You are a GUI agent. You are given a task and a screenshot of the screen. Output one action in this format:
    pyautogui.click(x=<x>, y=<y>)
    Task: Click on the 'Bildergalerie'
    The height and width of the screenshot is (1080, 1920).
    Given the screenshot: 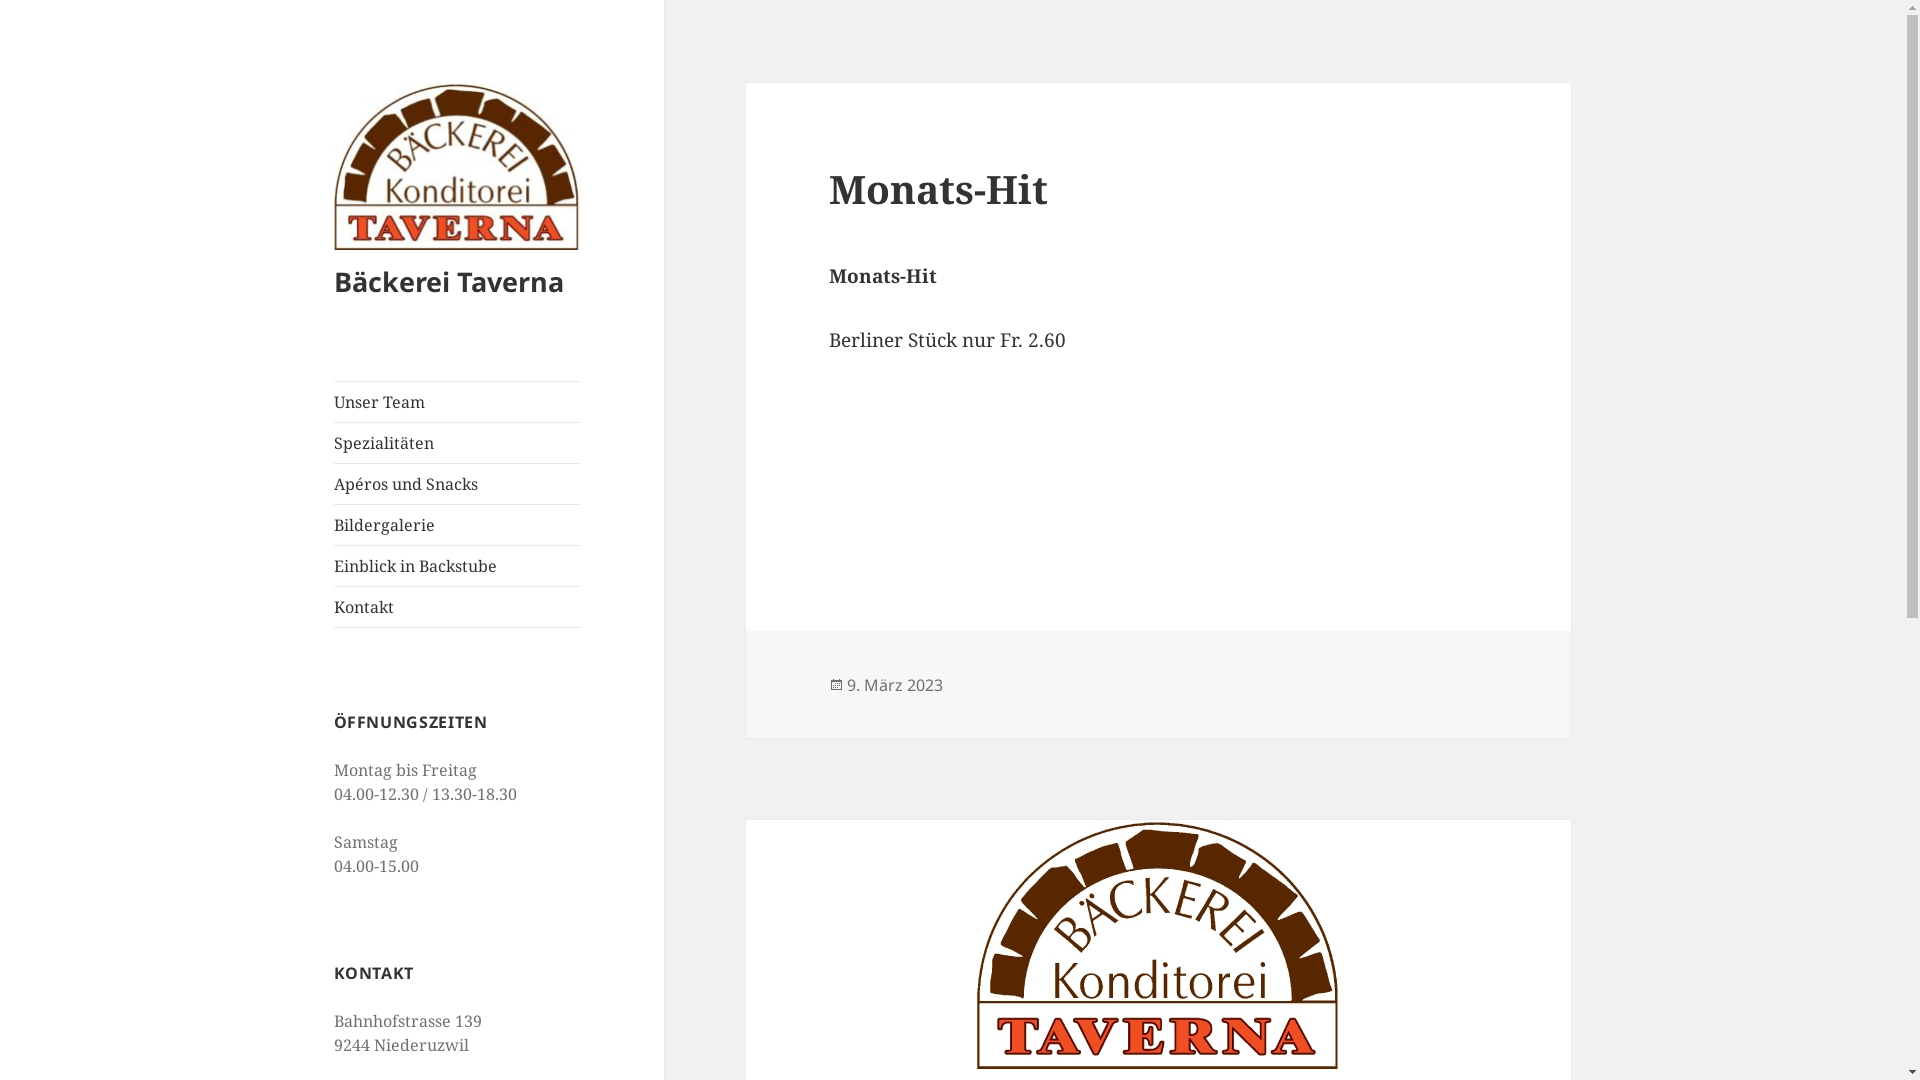 What is the action you would take?
    pyautogui.click(x=456, y=523)
    